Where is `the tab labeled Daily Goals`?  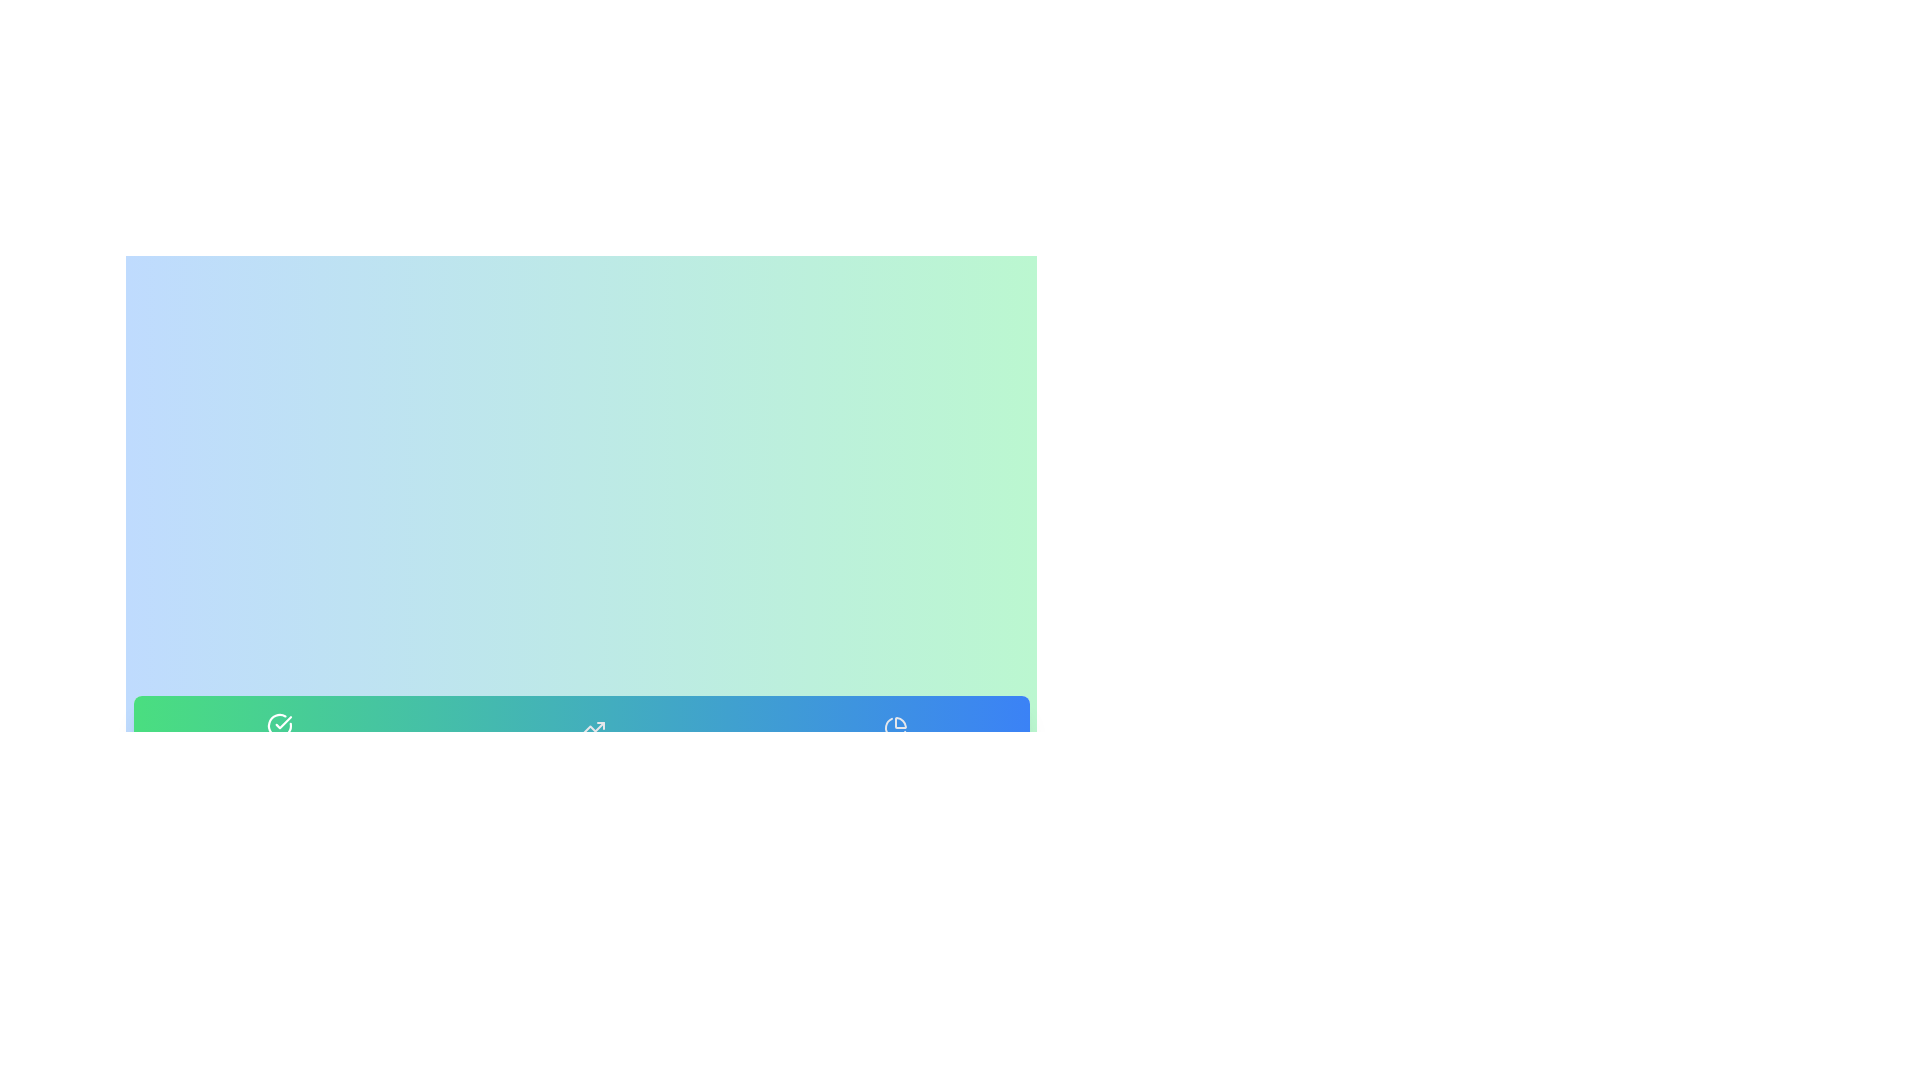 the tab labeled Daily Goals is located at coordinates (278, 748).